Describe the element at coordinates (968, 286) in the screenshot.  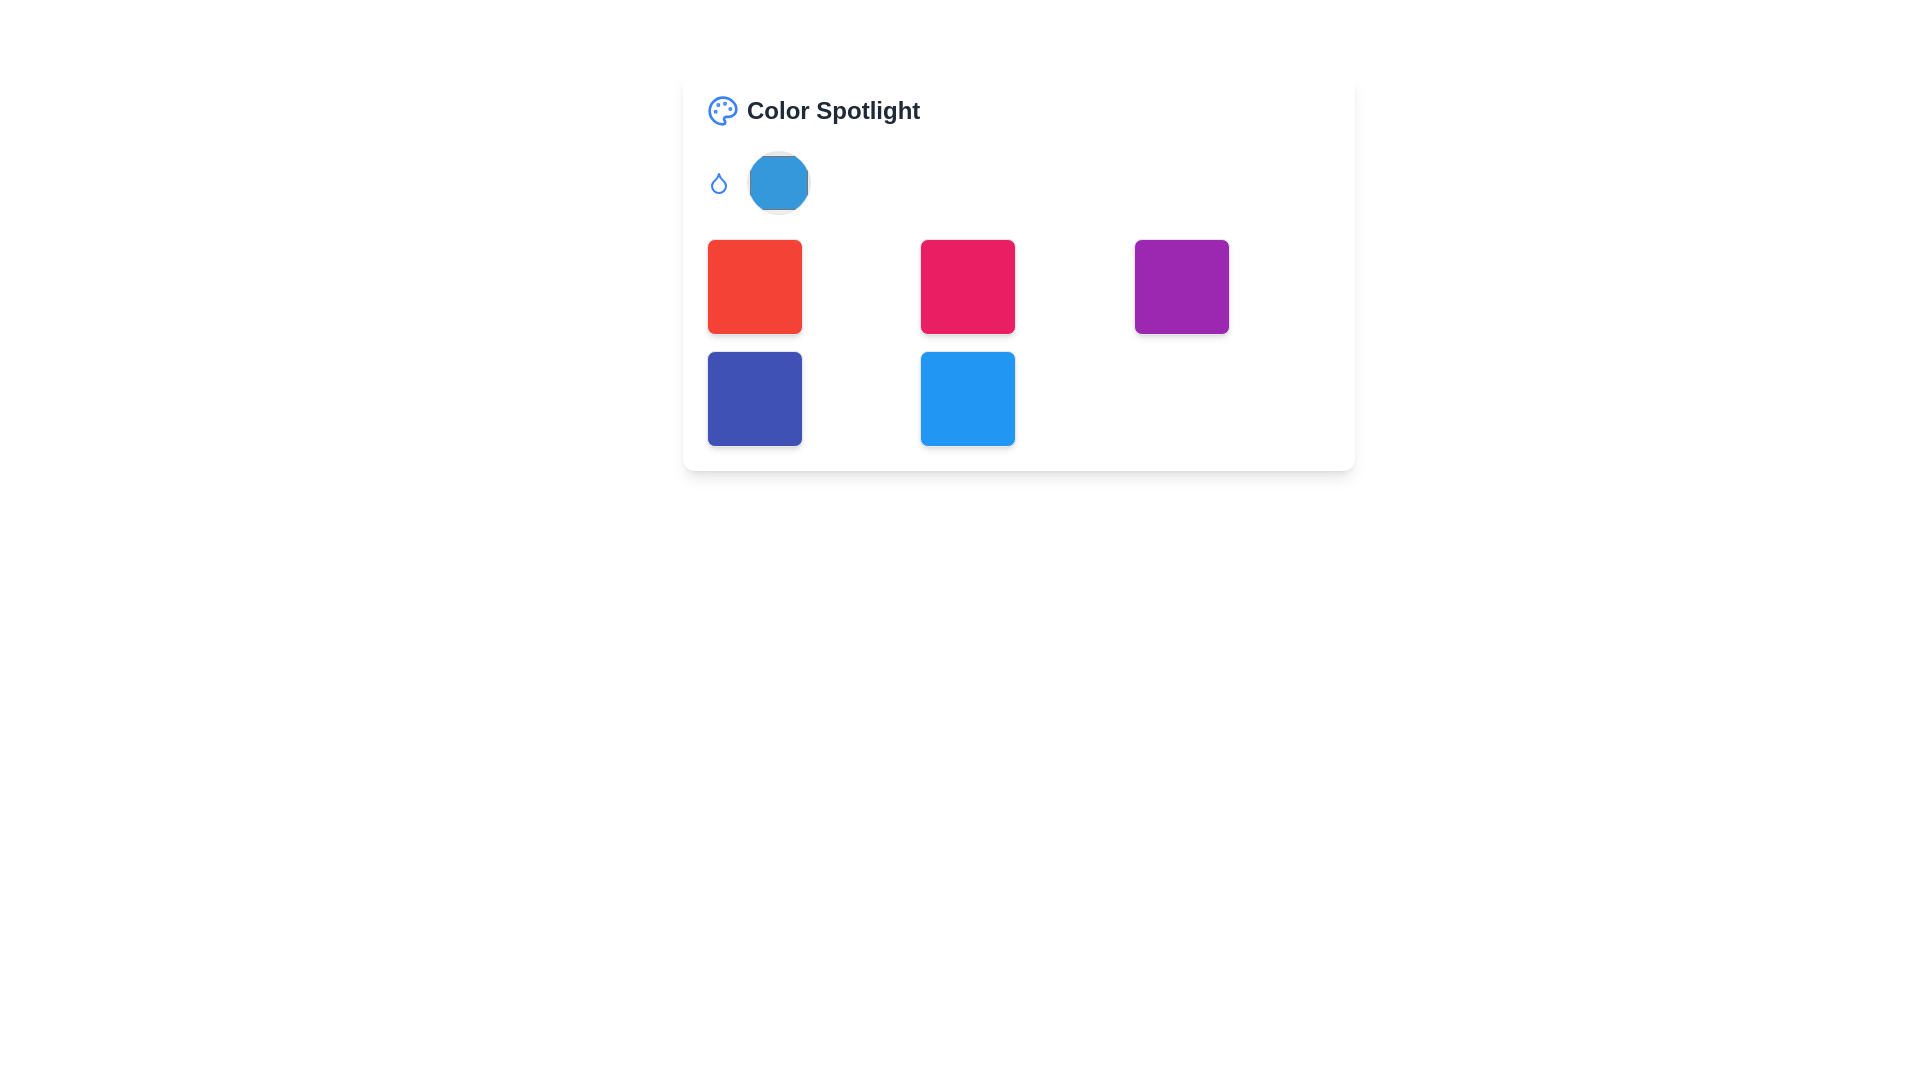
I see `the second colored square in the first row of the 3x2 grid` at that location.